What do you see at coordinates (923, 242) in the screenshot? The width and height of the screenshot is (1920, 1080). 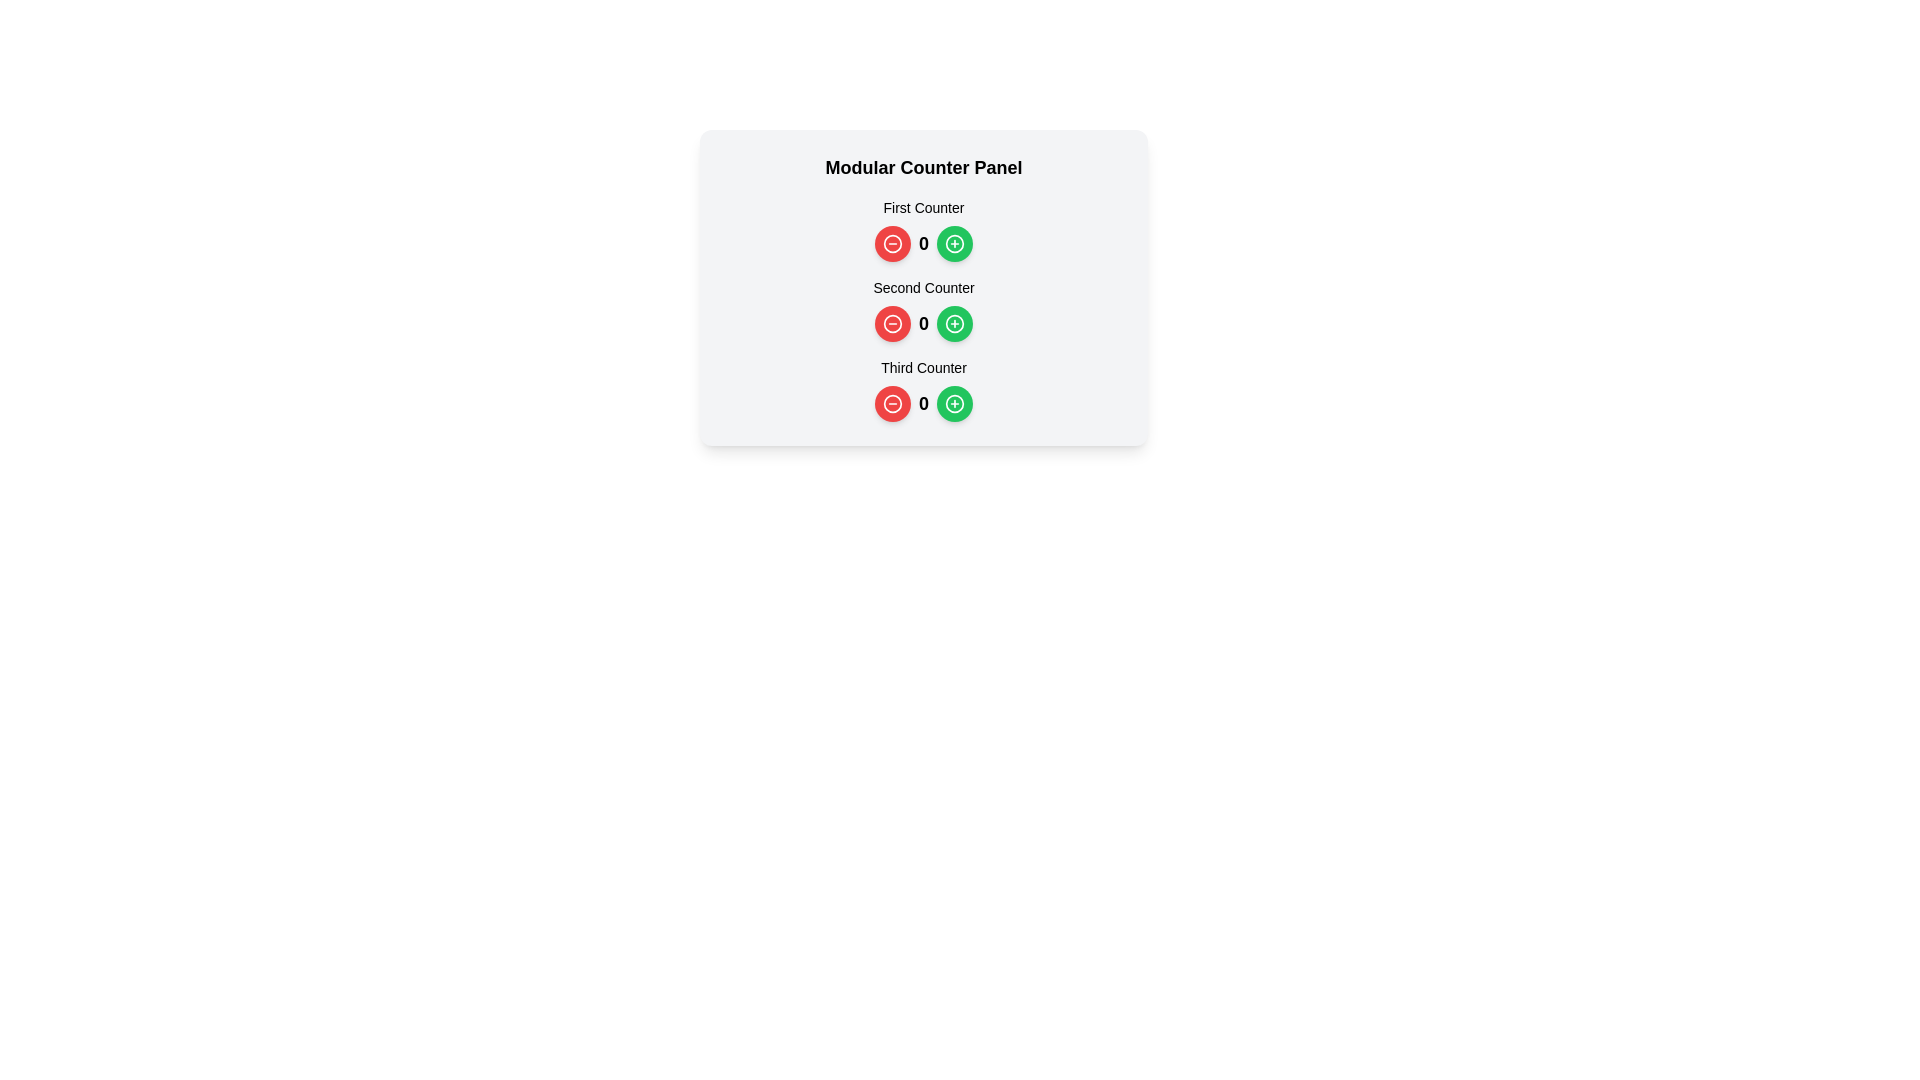 I see `the Text label (numeric display) that shows the current count or value of the counter, located centrally in the 'First Counter' section between the decrement and increment buttons` at bounding box center [923, 242].